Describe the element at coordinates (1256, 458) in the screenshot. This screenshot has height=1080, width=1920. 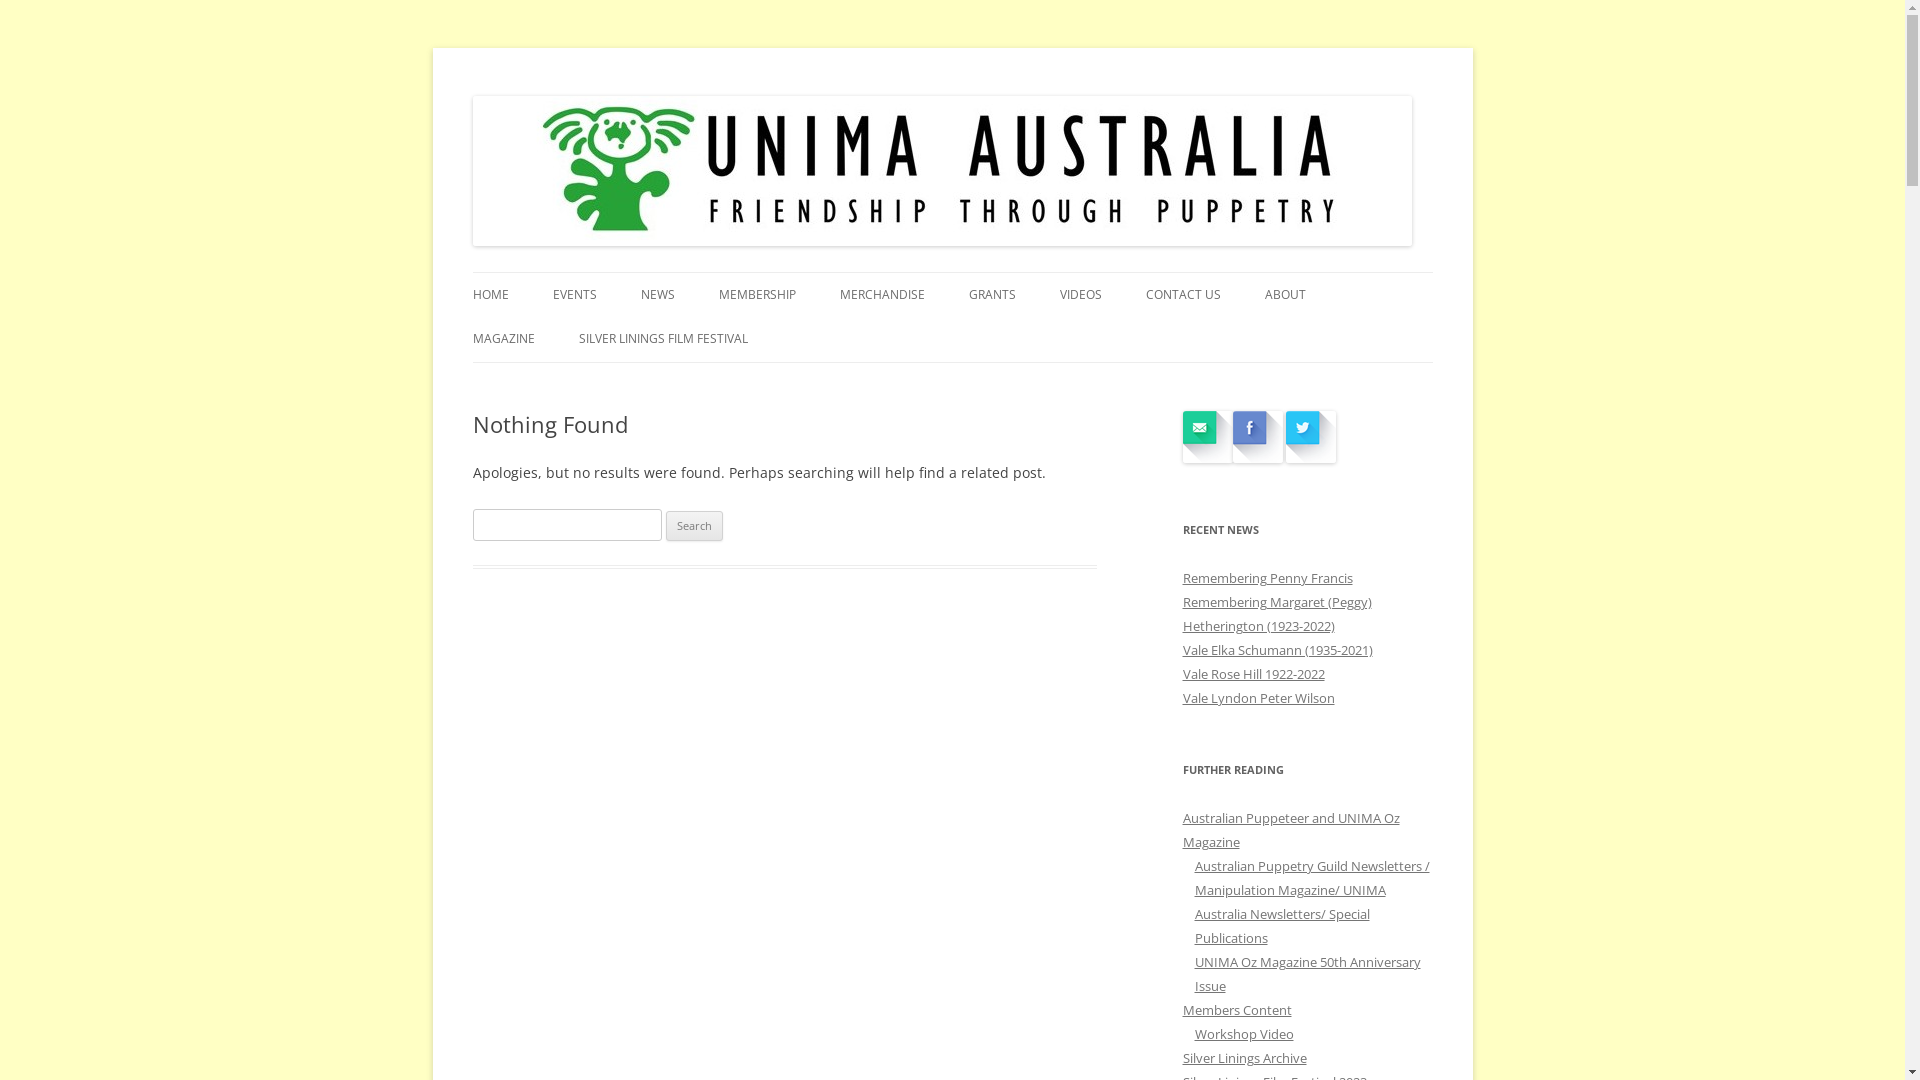
I see `'UNIMA Australia on Facebook'` at that location.